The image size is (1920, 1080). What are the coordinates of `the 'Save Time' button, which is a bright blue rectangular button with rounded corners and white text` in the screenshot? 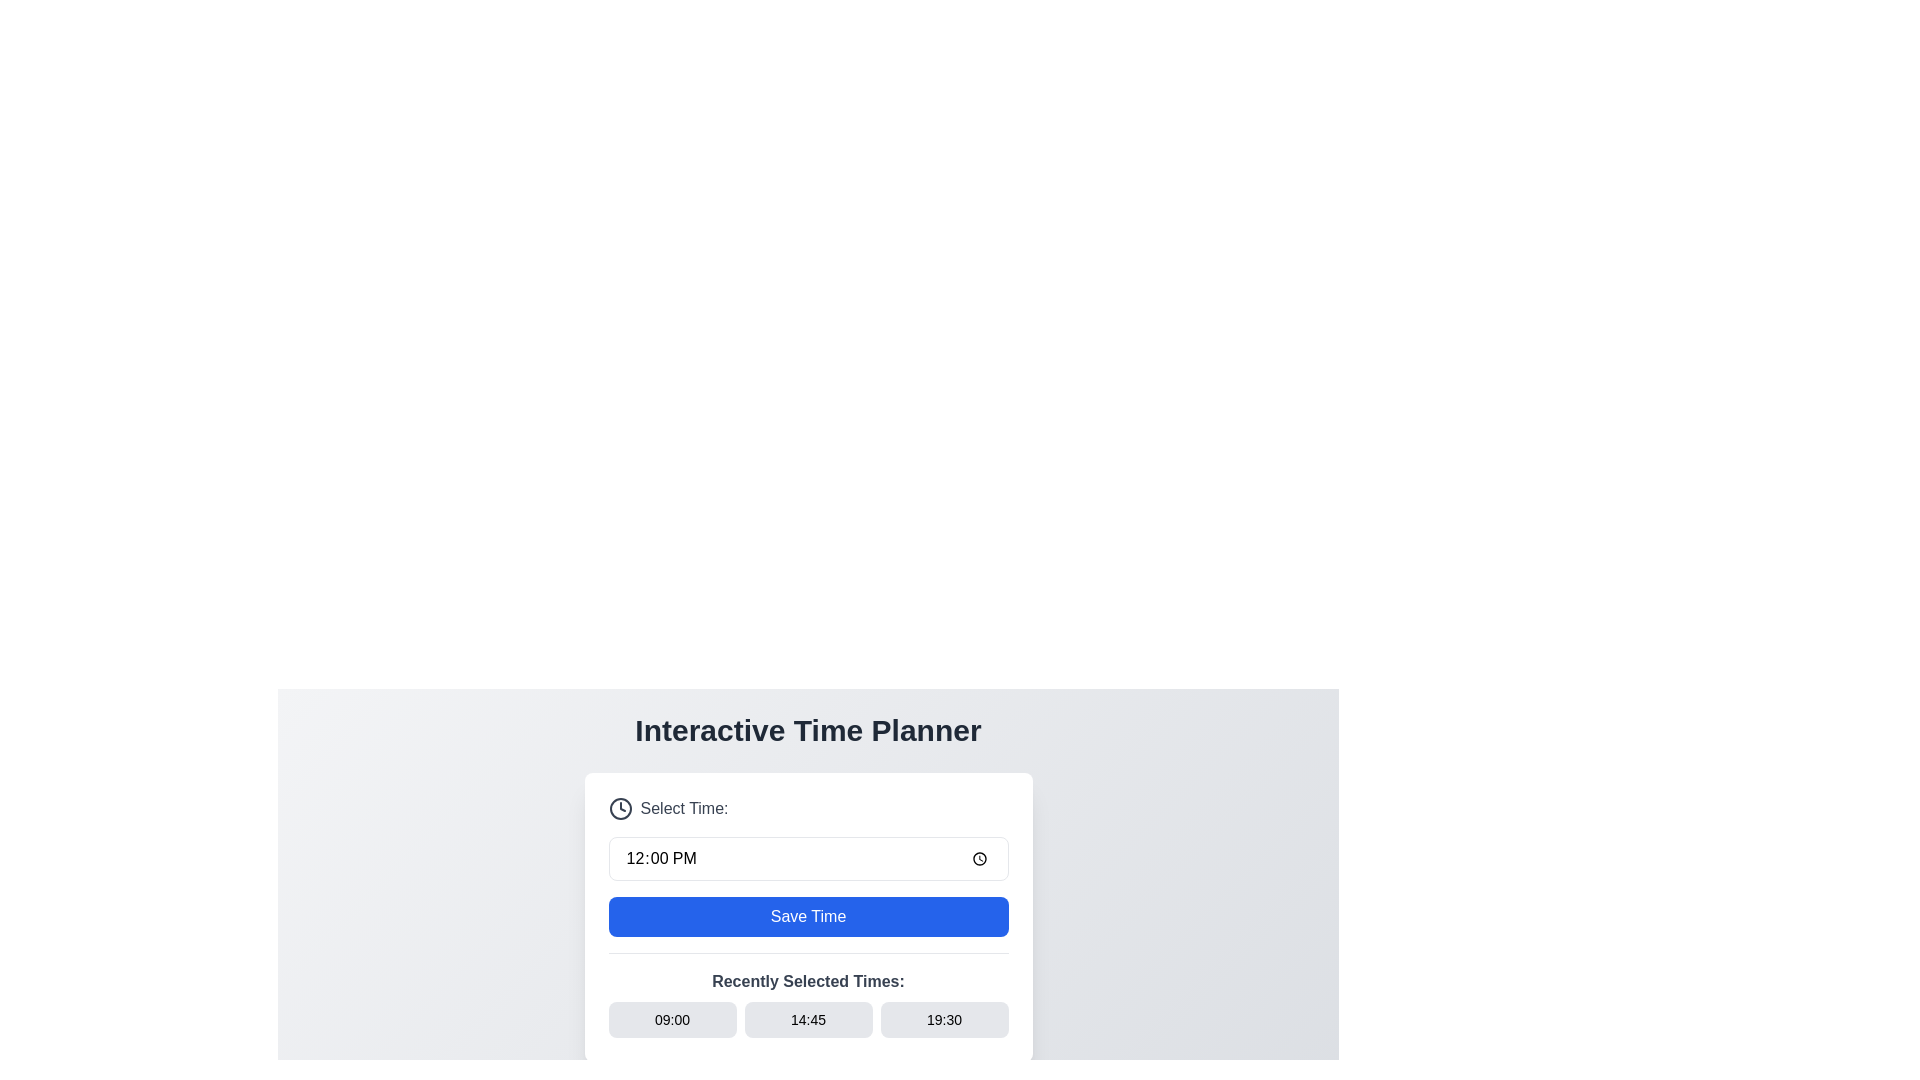 It's located at (808, 917).